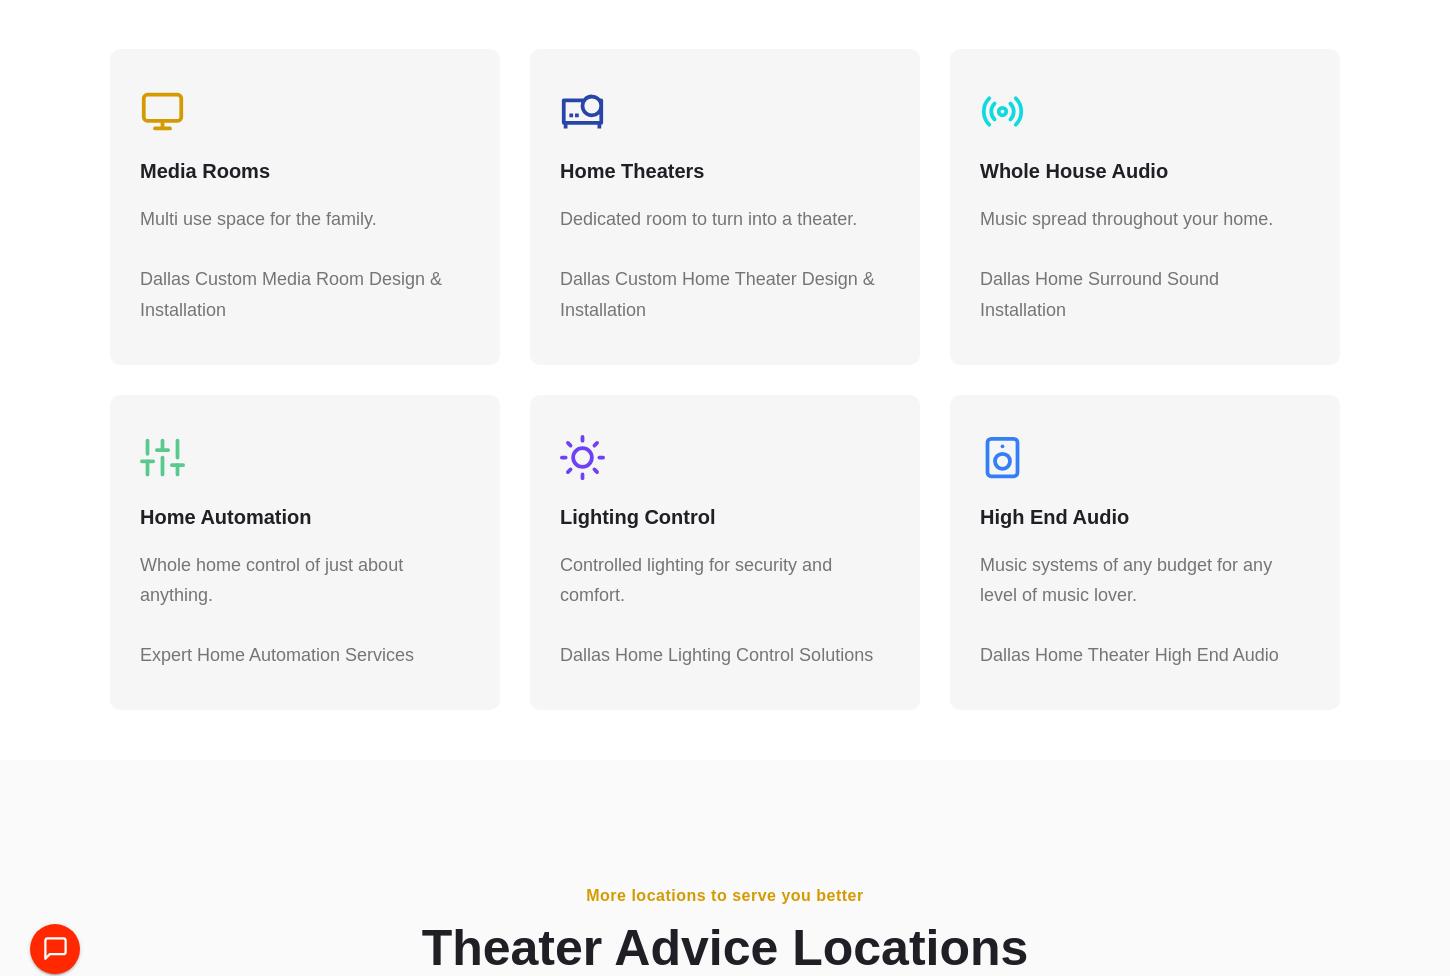  Describe the element at coordinates (636, 525) in the screenshot. I see `'Lighting Control'` at that location.